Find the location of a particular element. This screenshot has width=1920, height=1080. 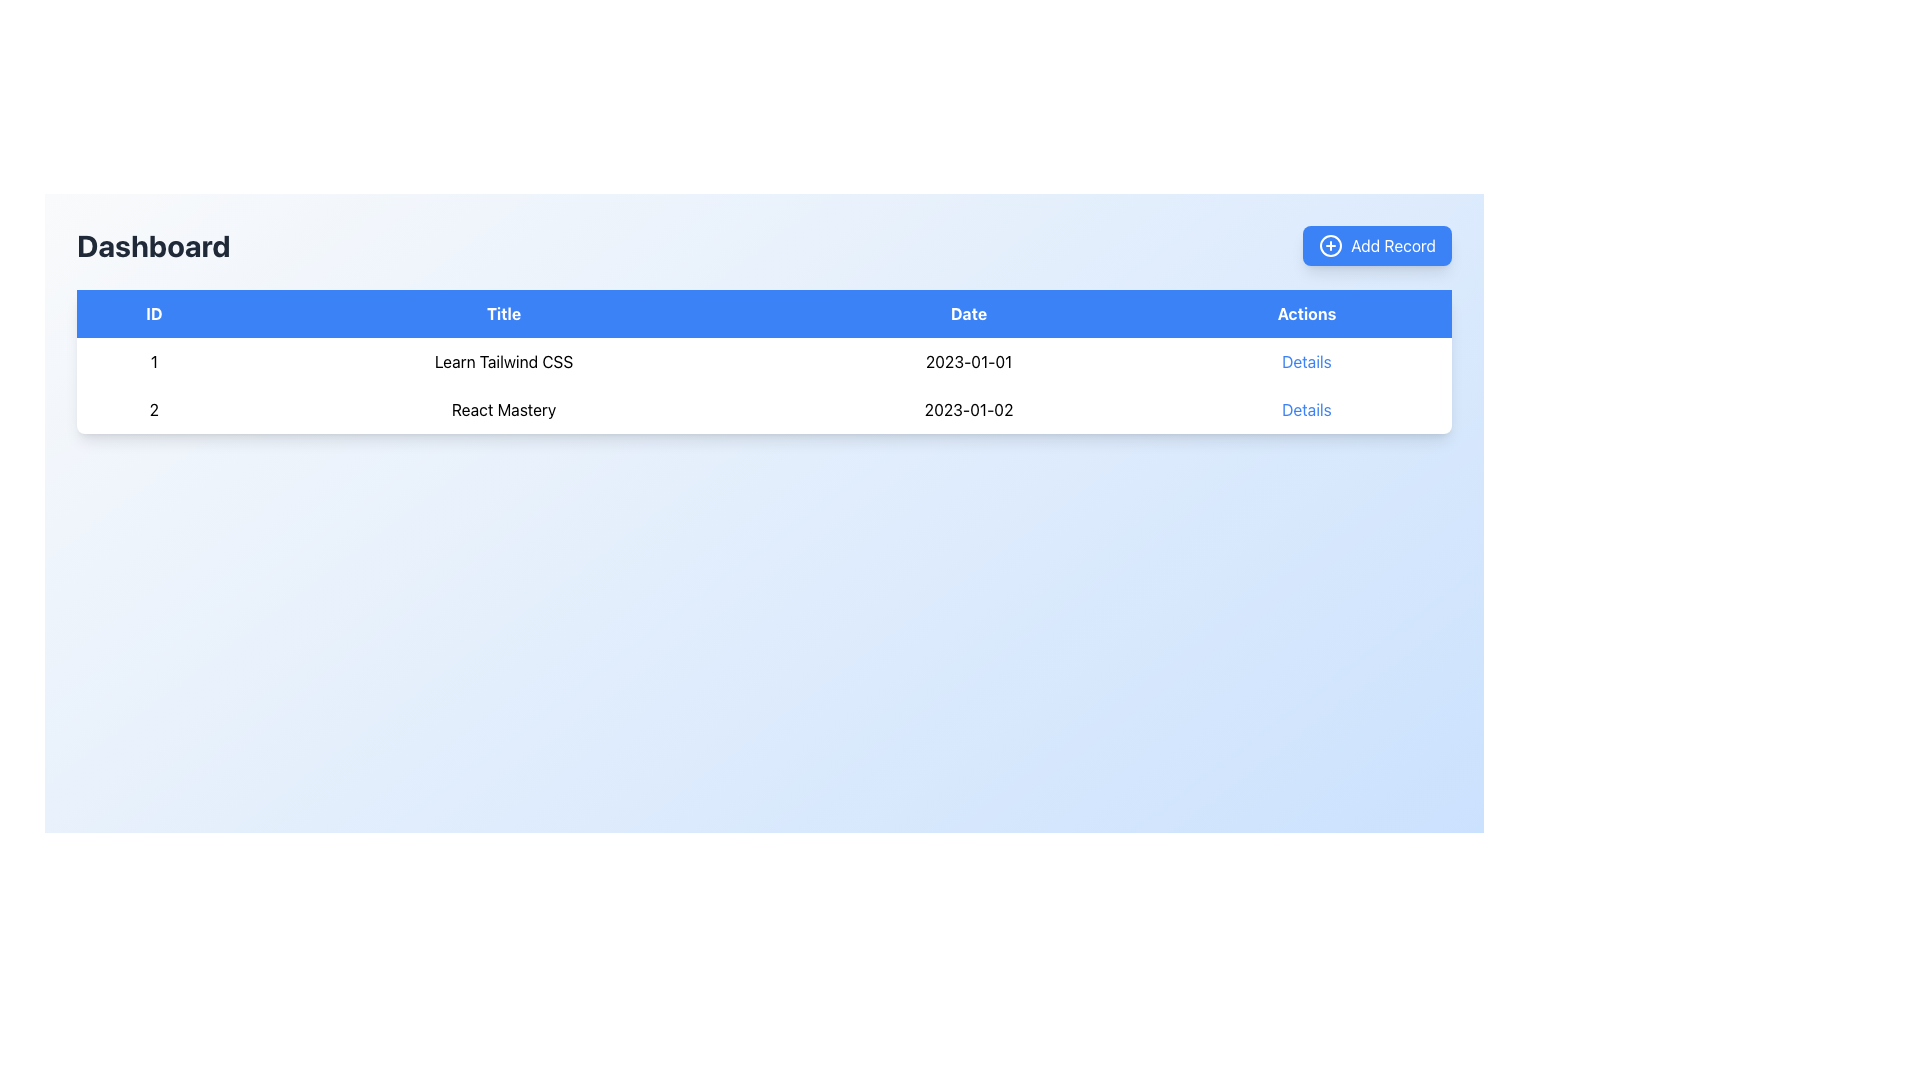

the first table cell under the 'ID' header is located at coordinates (153, 362).